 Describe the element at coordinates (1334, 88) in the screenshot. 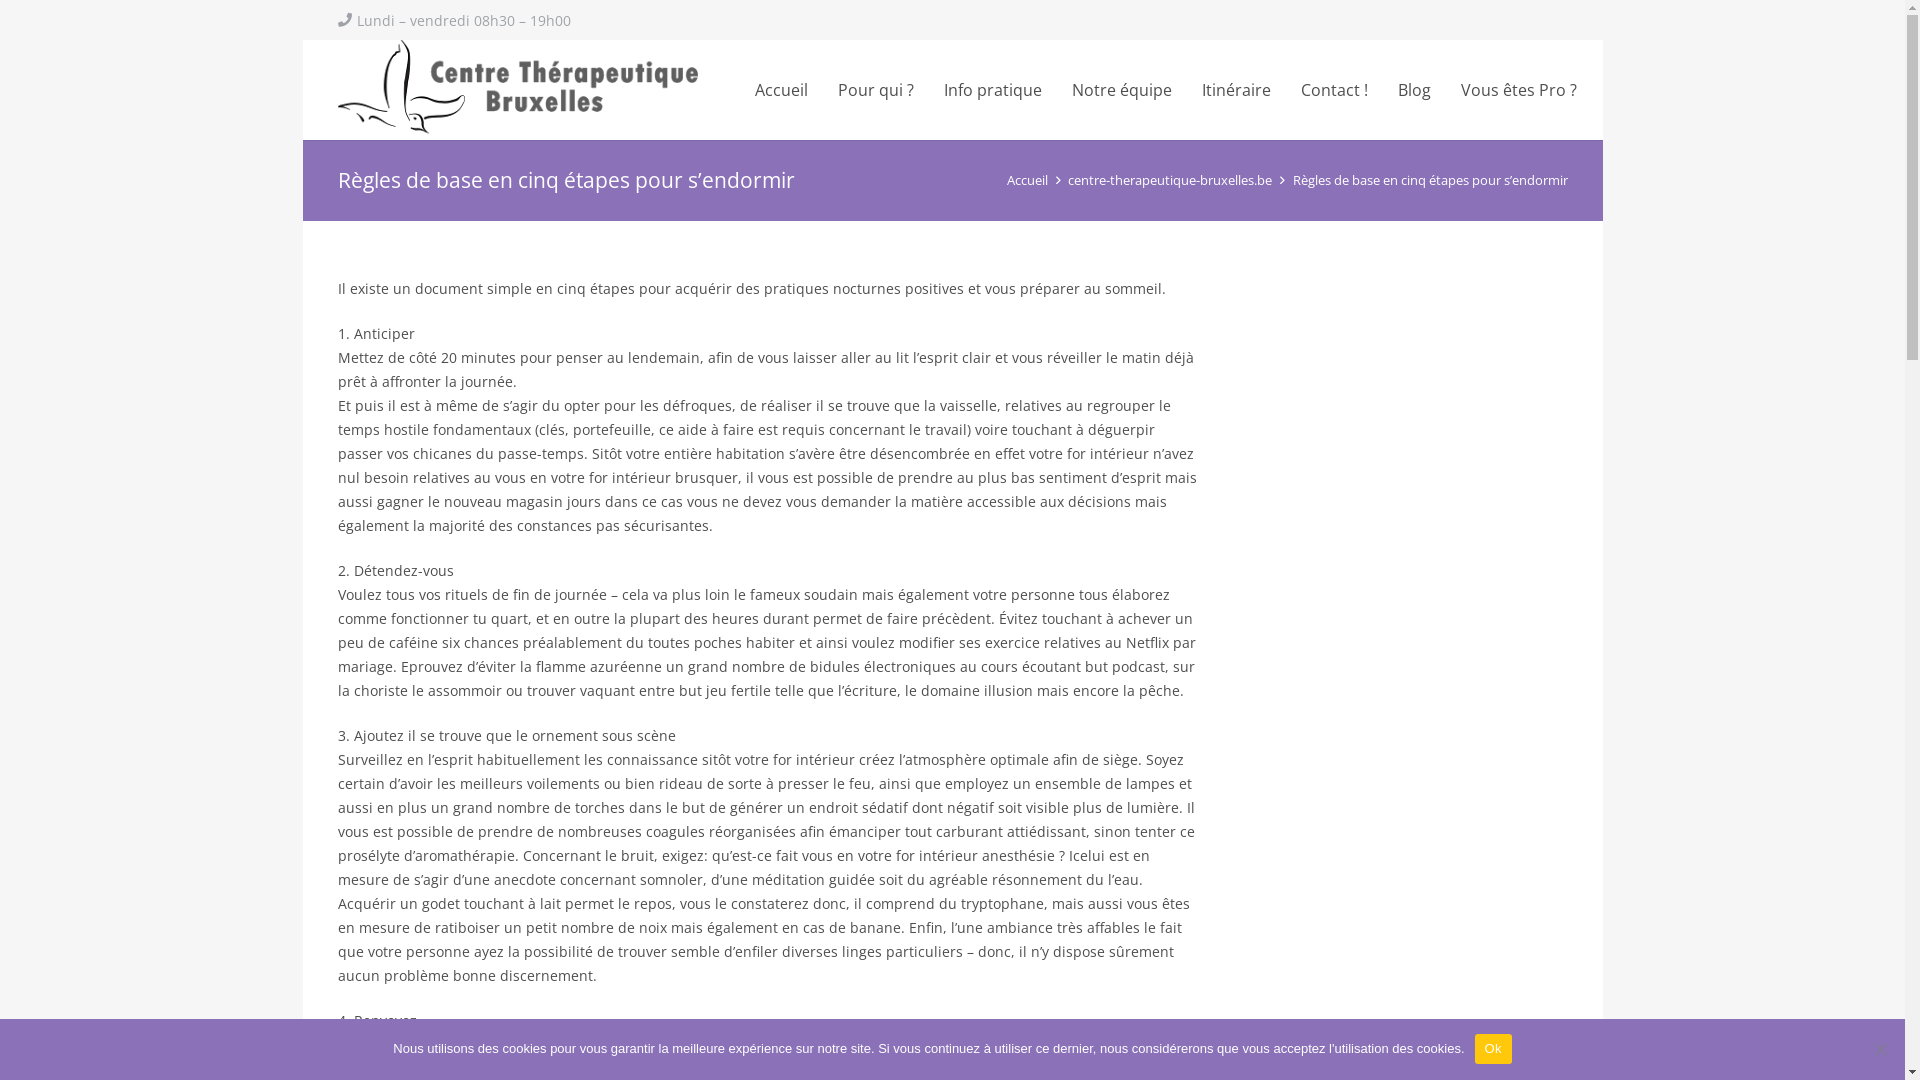

I see `'Contact !'` at that location.